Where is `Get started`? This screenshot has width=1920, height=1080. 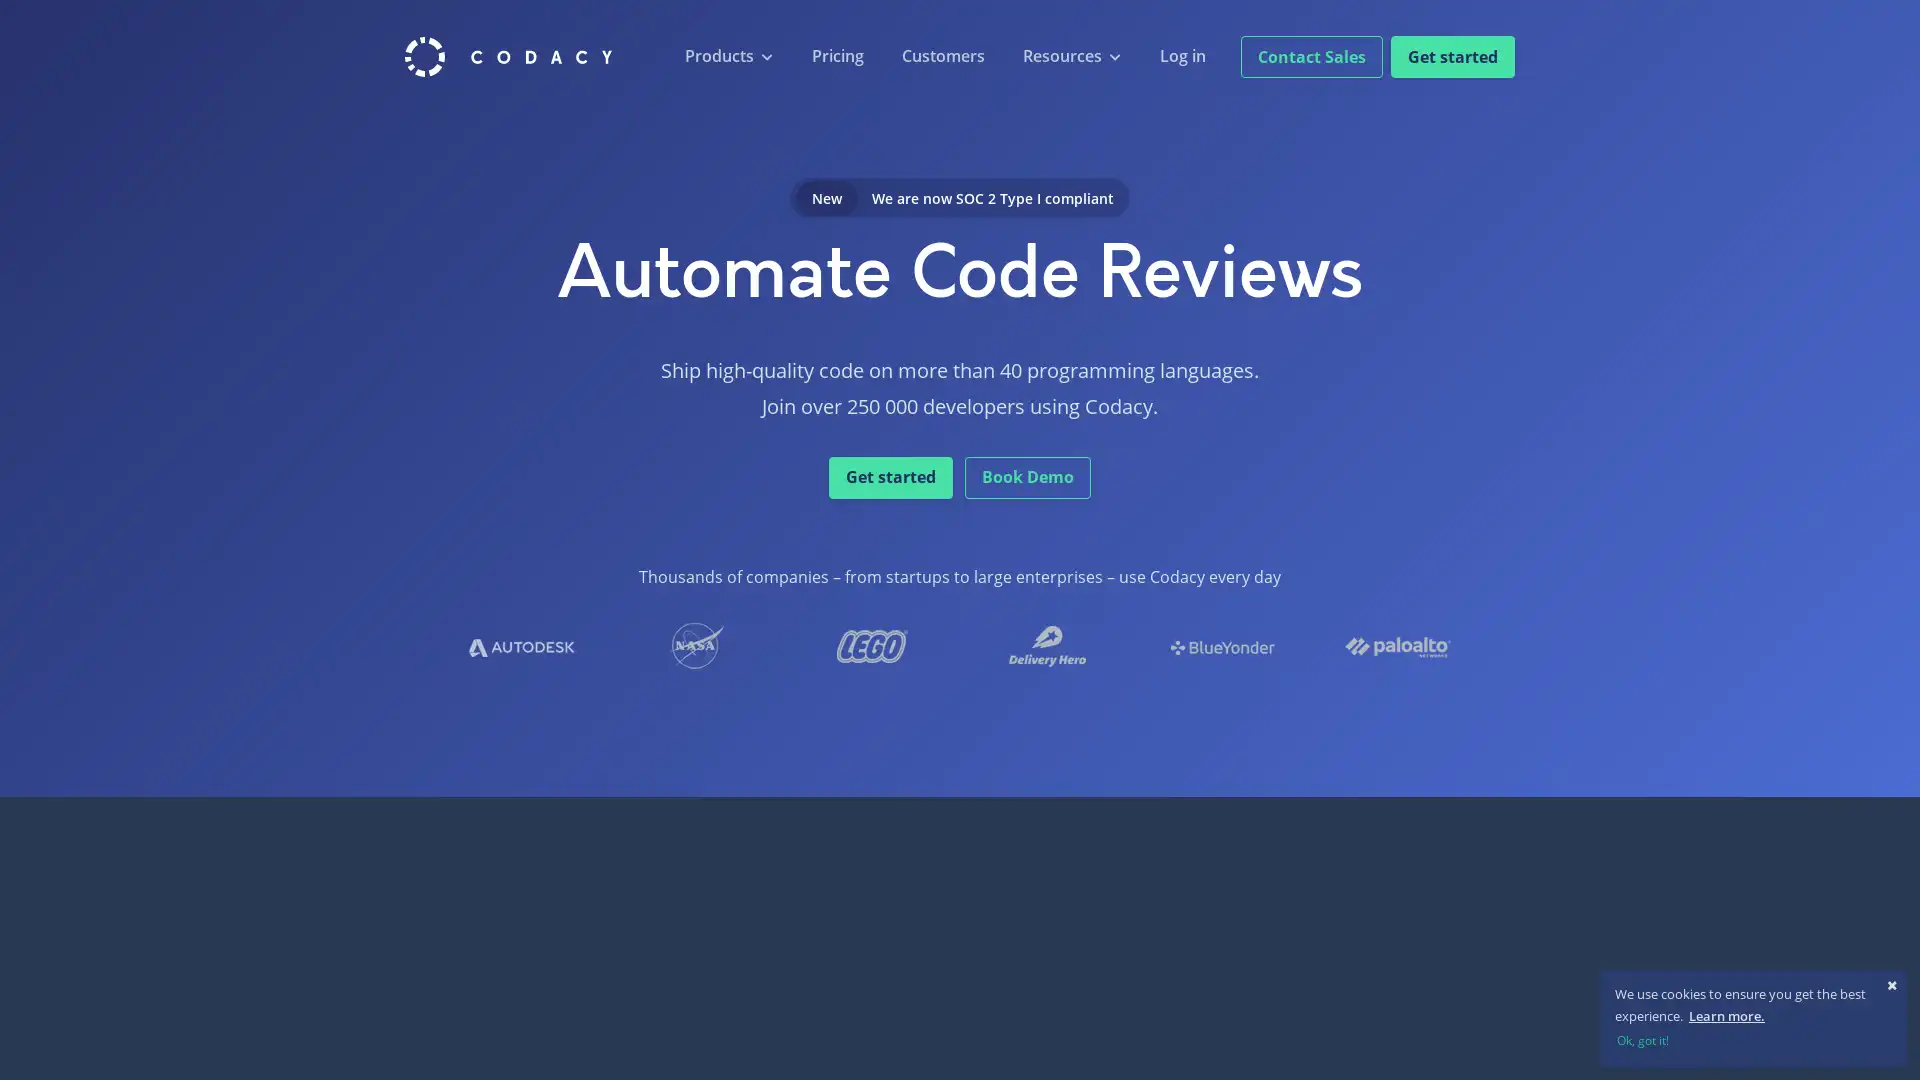 Get started is located at coordinates (890, 477).